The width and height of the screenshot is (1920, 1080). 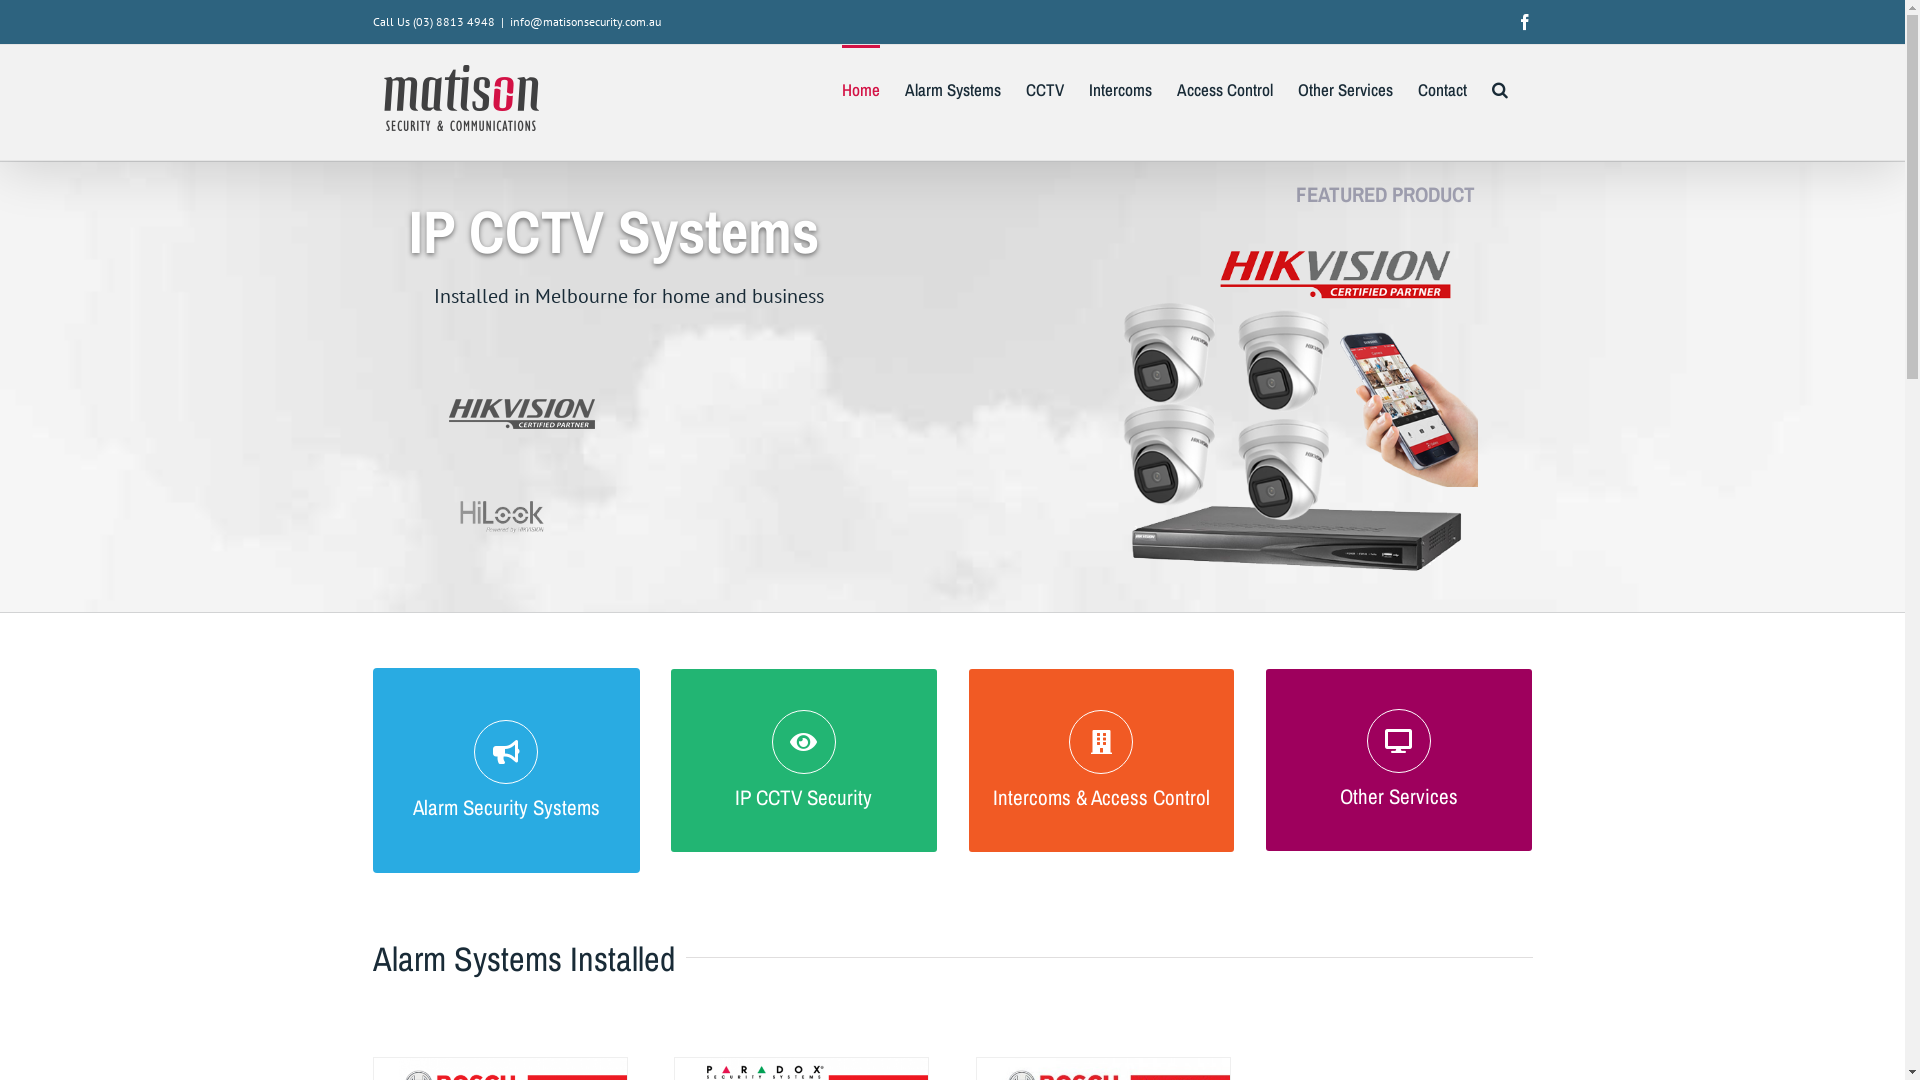 What do you see at coordinates (1442, 87) in the screenshot?
I see `'Contact'` at bounding box center [1442, 87].